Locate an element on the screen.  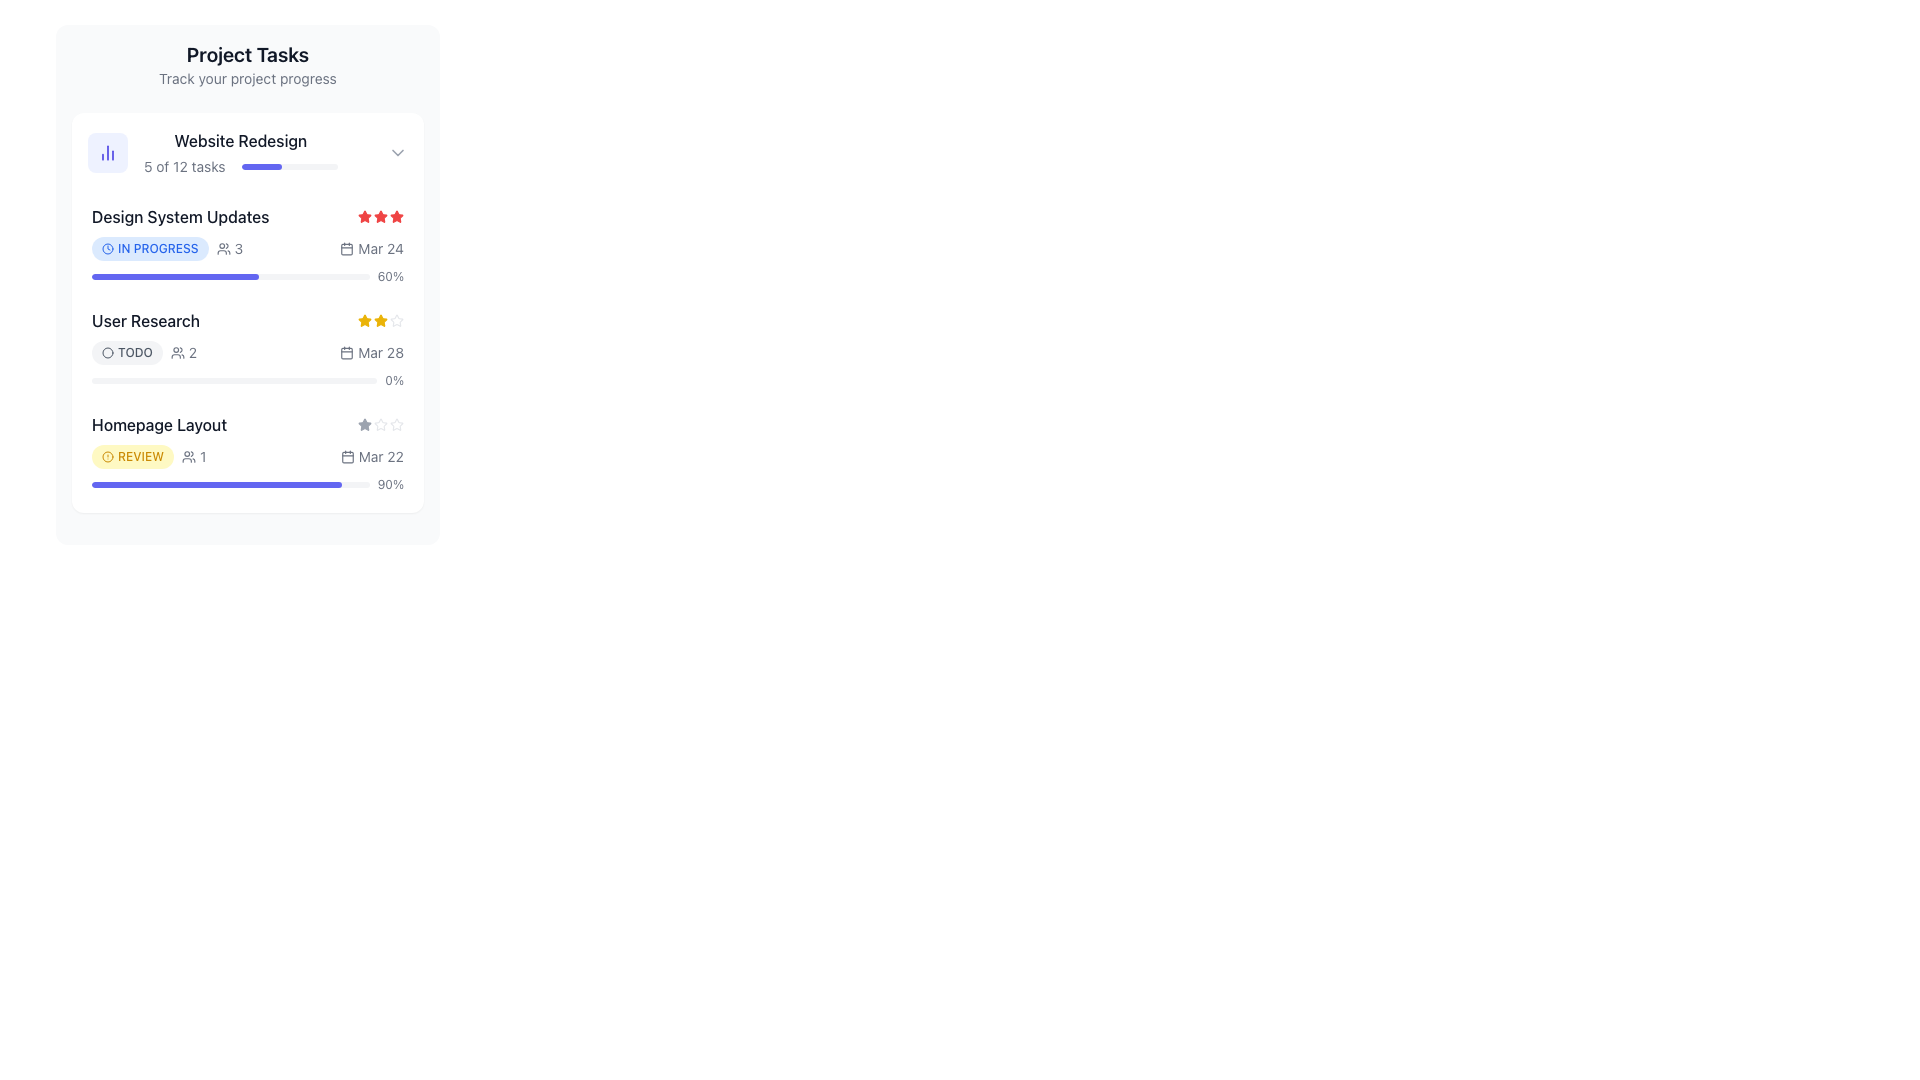
the small user group icon, which is an outline drawing located to the left of the text '2' in the task summary section labeled 'User Research' is located at coordinates (177, 352).